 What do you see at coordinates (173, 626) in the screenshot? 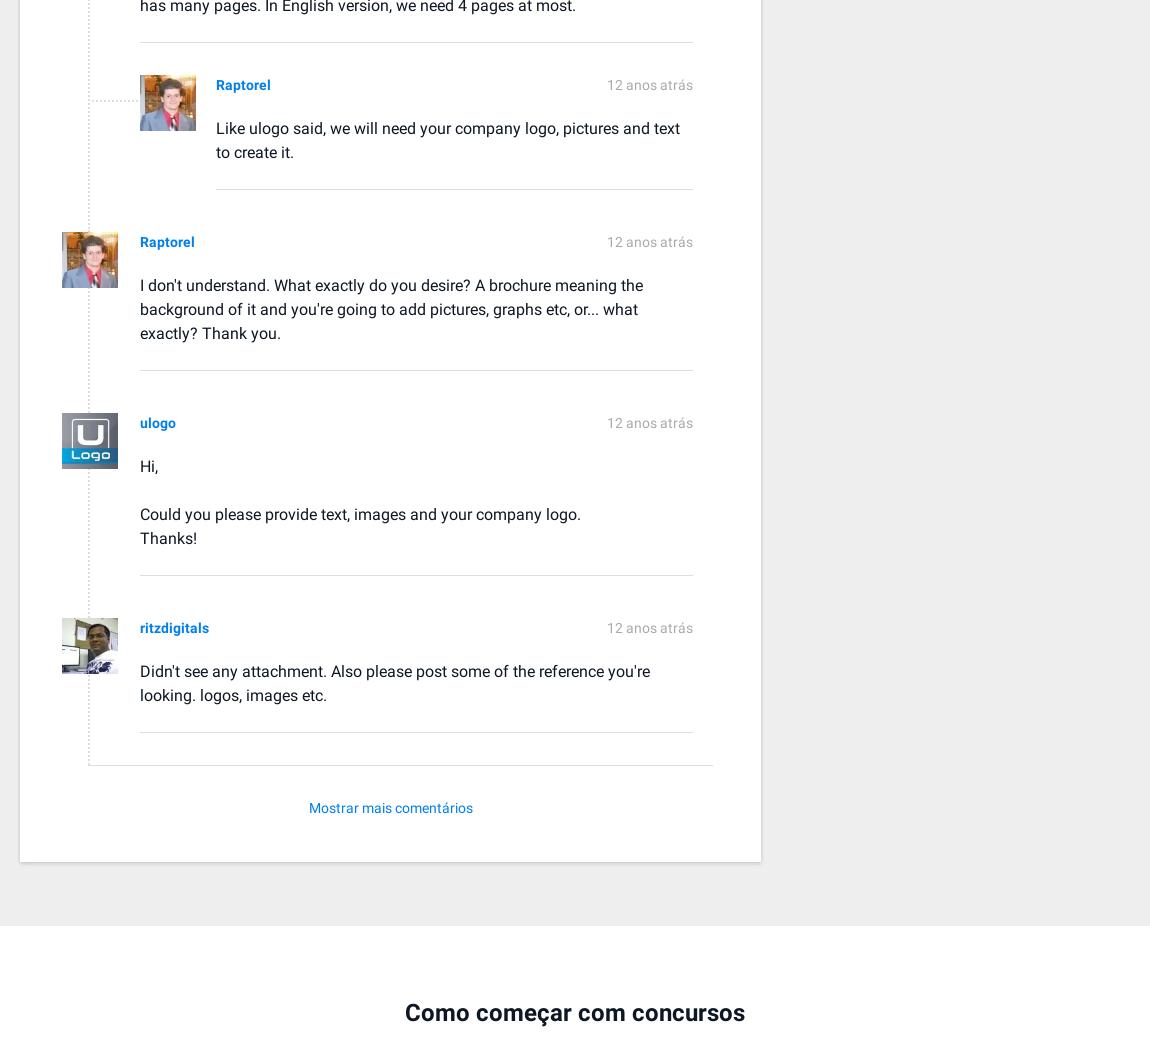
I see `'ritzdigitals'` at bounding box center [173, 626].